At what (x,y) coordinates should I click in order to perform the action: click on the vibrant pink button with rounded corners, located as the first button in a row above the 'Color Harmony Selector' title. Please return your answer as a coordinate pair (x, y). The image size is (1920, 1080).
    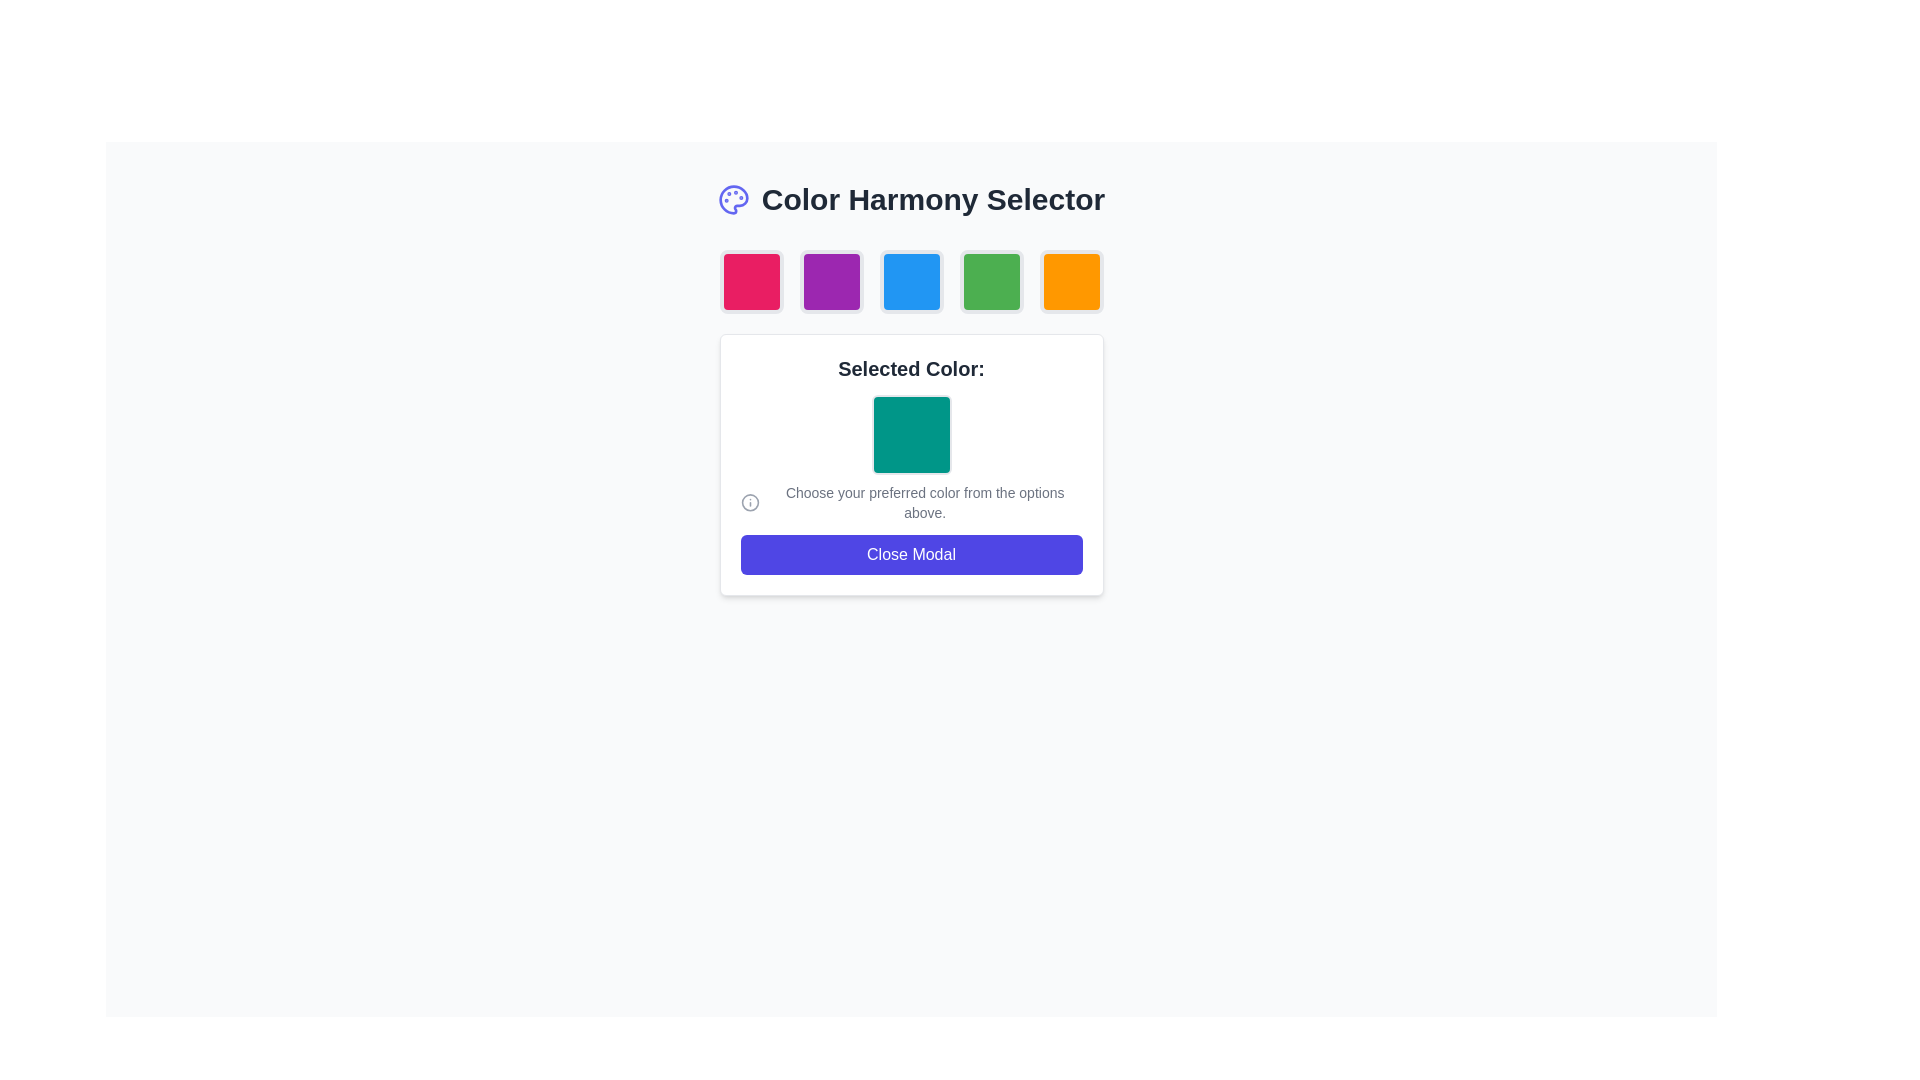
    Looking at the image, I should click on (750, 281).